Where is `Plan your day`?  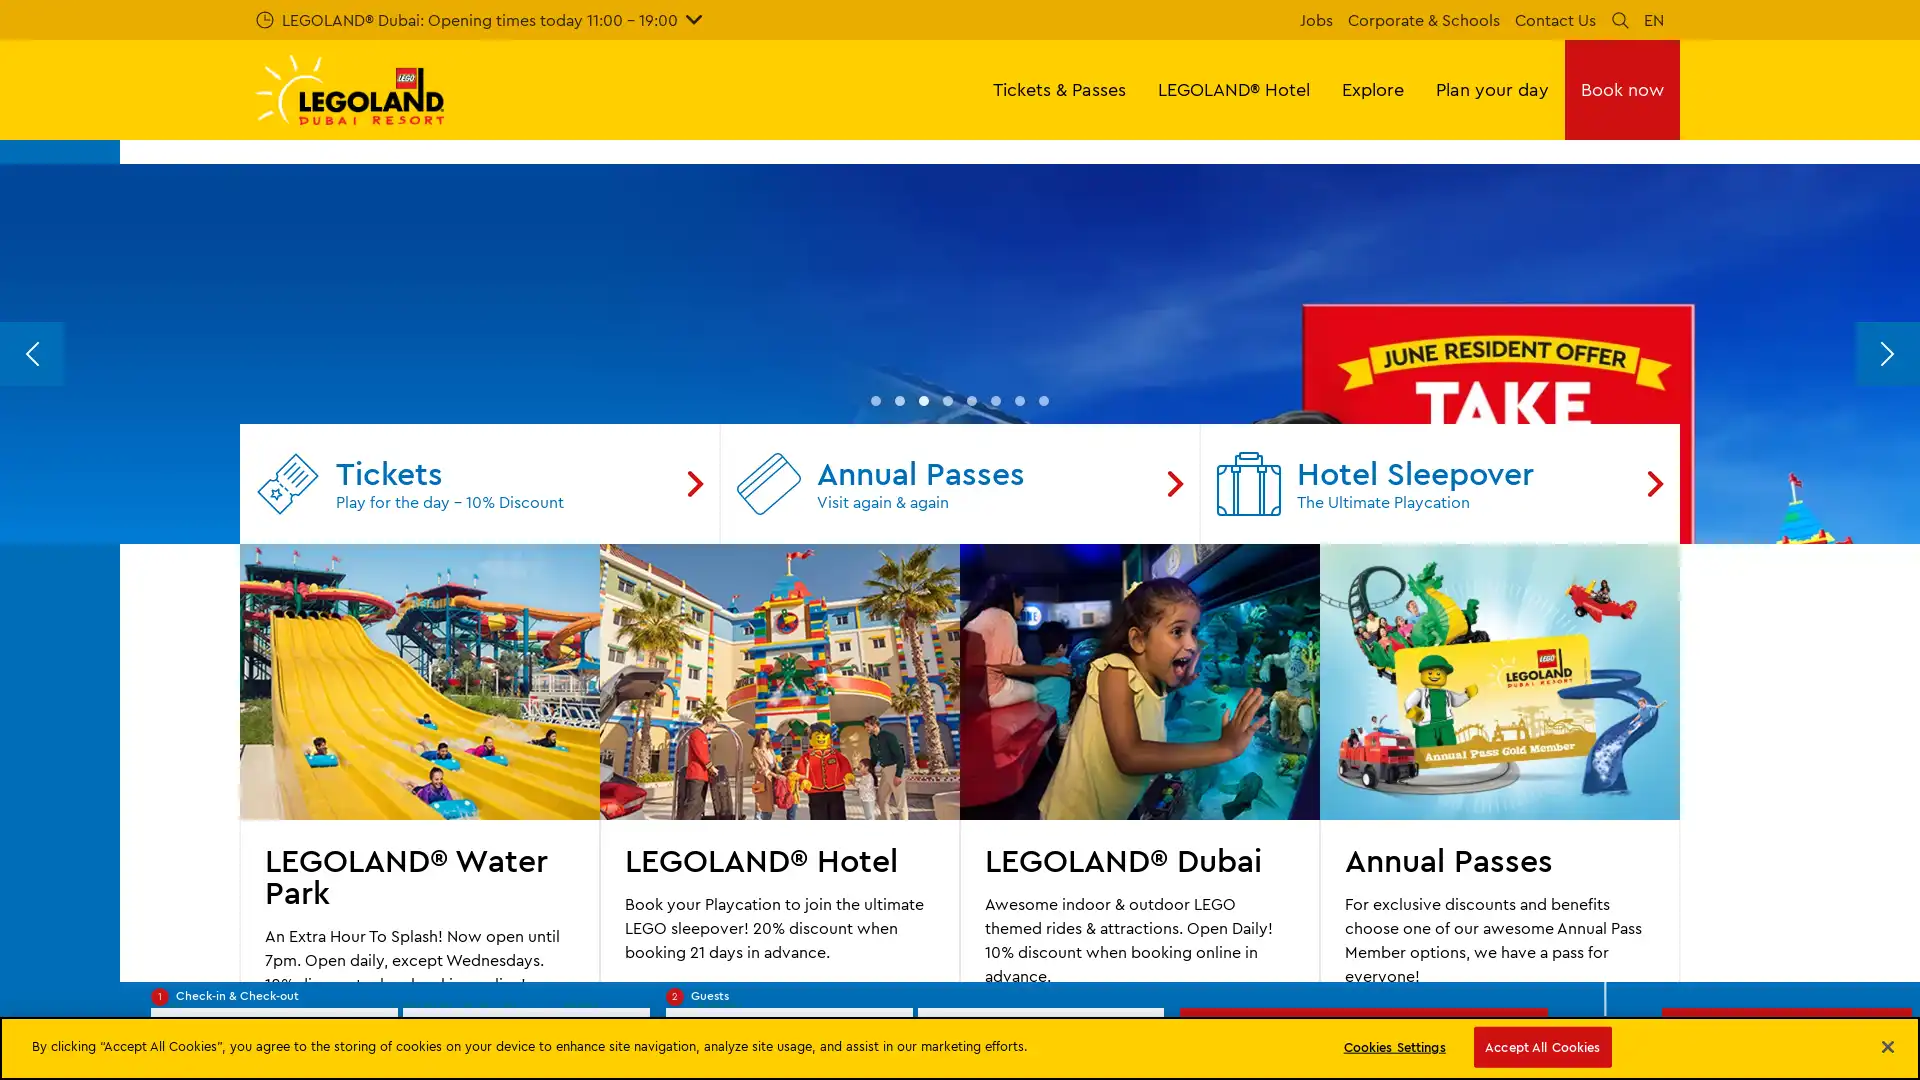
Plan your day is located at coordinates (1492, 88).